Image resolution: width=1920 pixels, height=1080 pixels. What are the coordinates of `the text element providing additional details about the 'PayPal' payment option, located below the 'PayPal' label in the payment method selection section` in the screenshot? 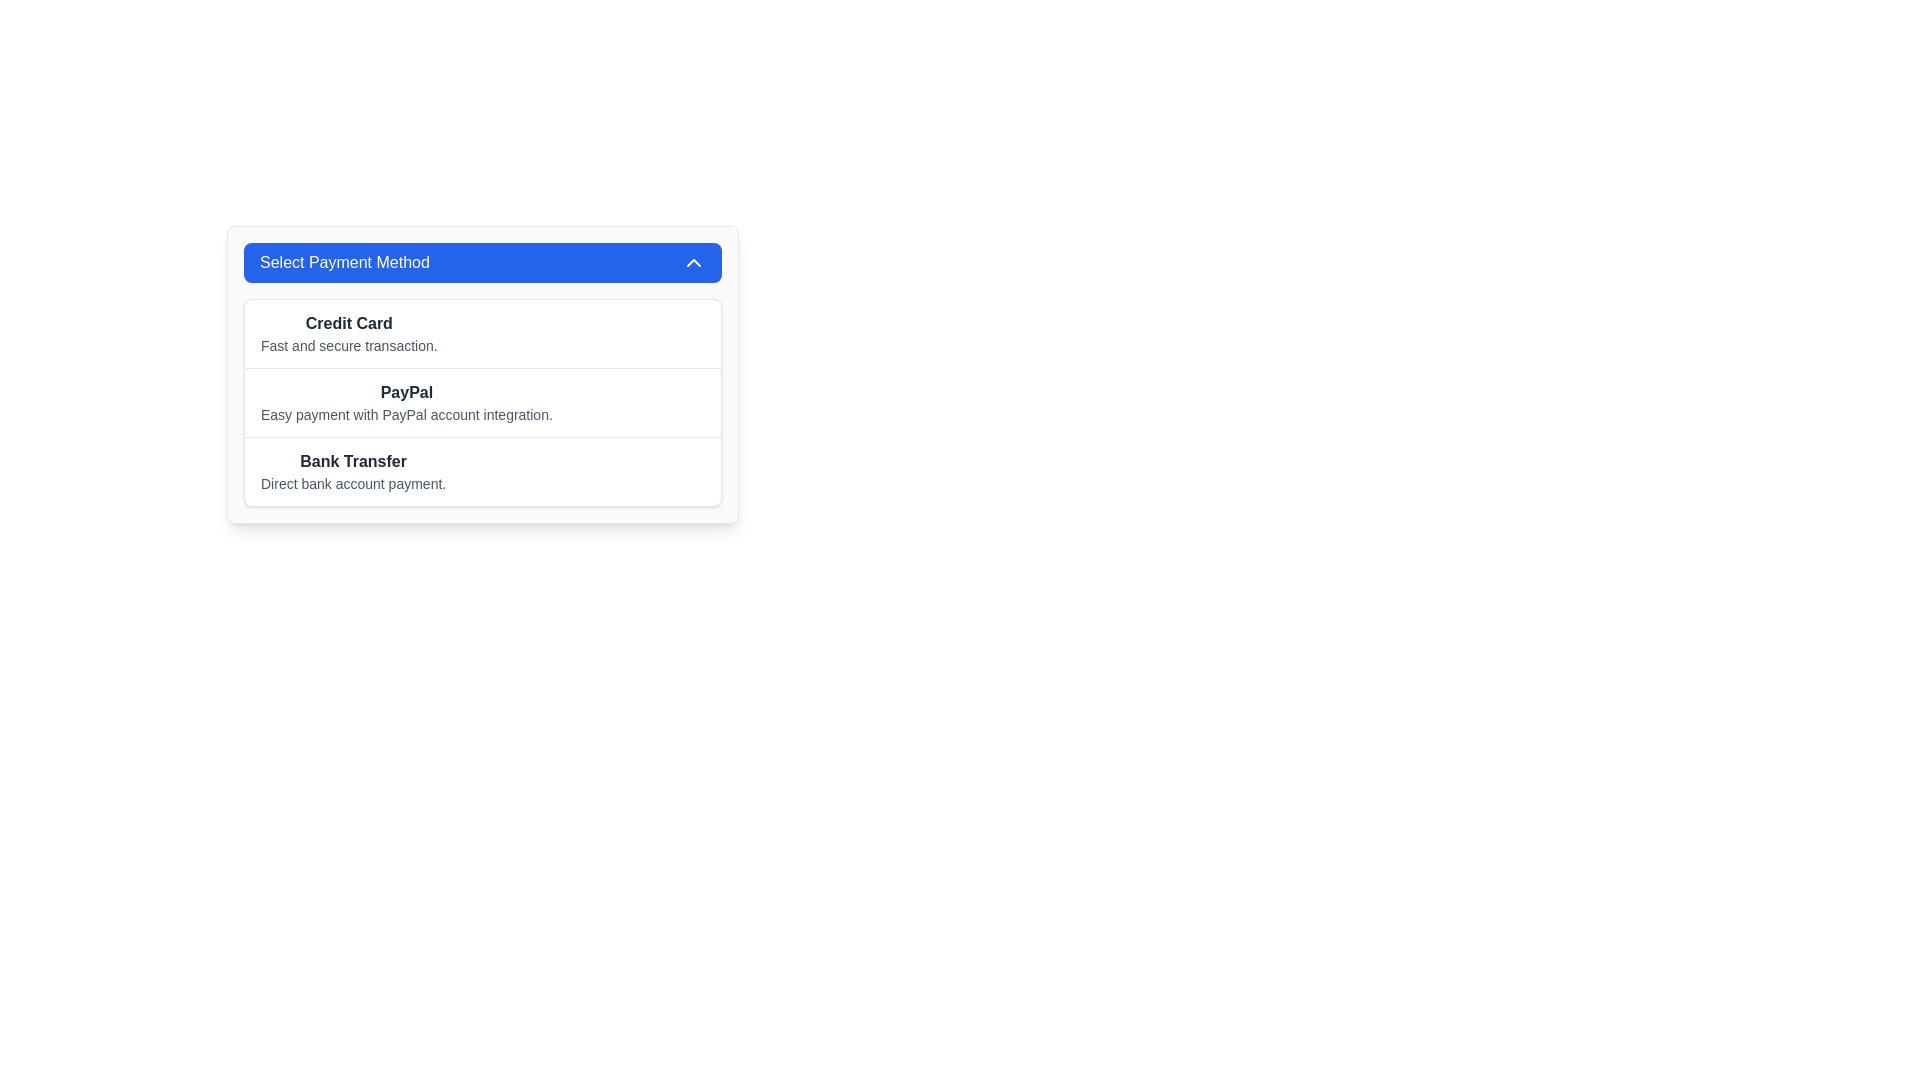 It's located at (405, 414).